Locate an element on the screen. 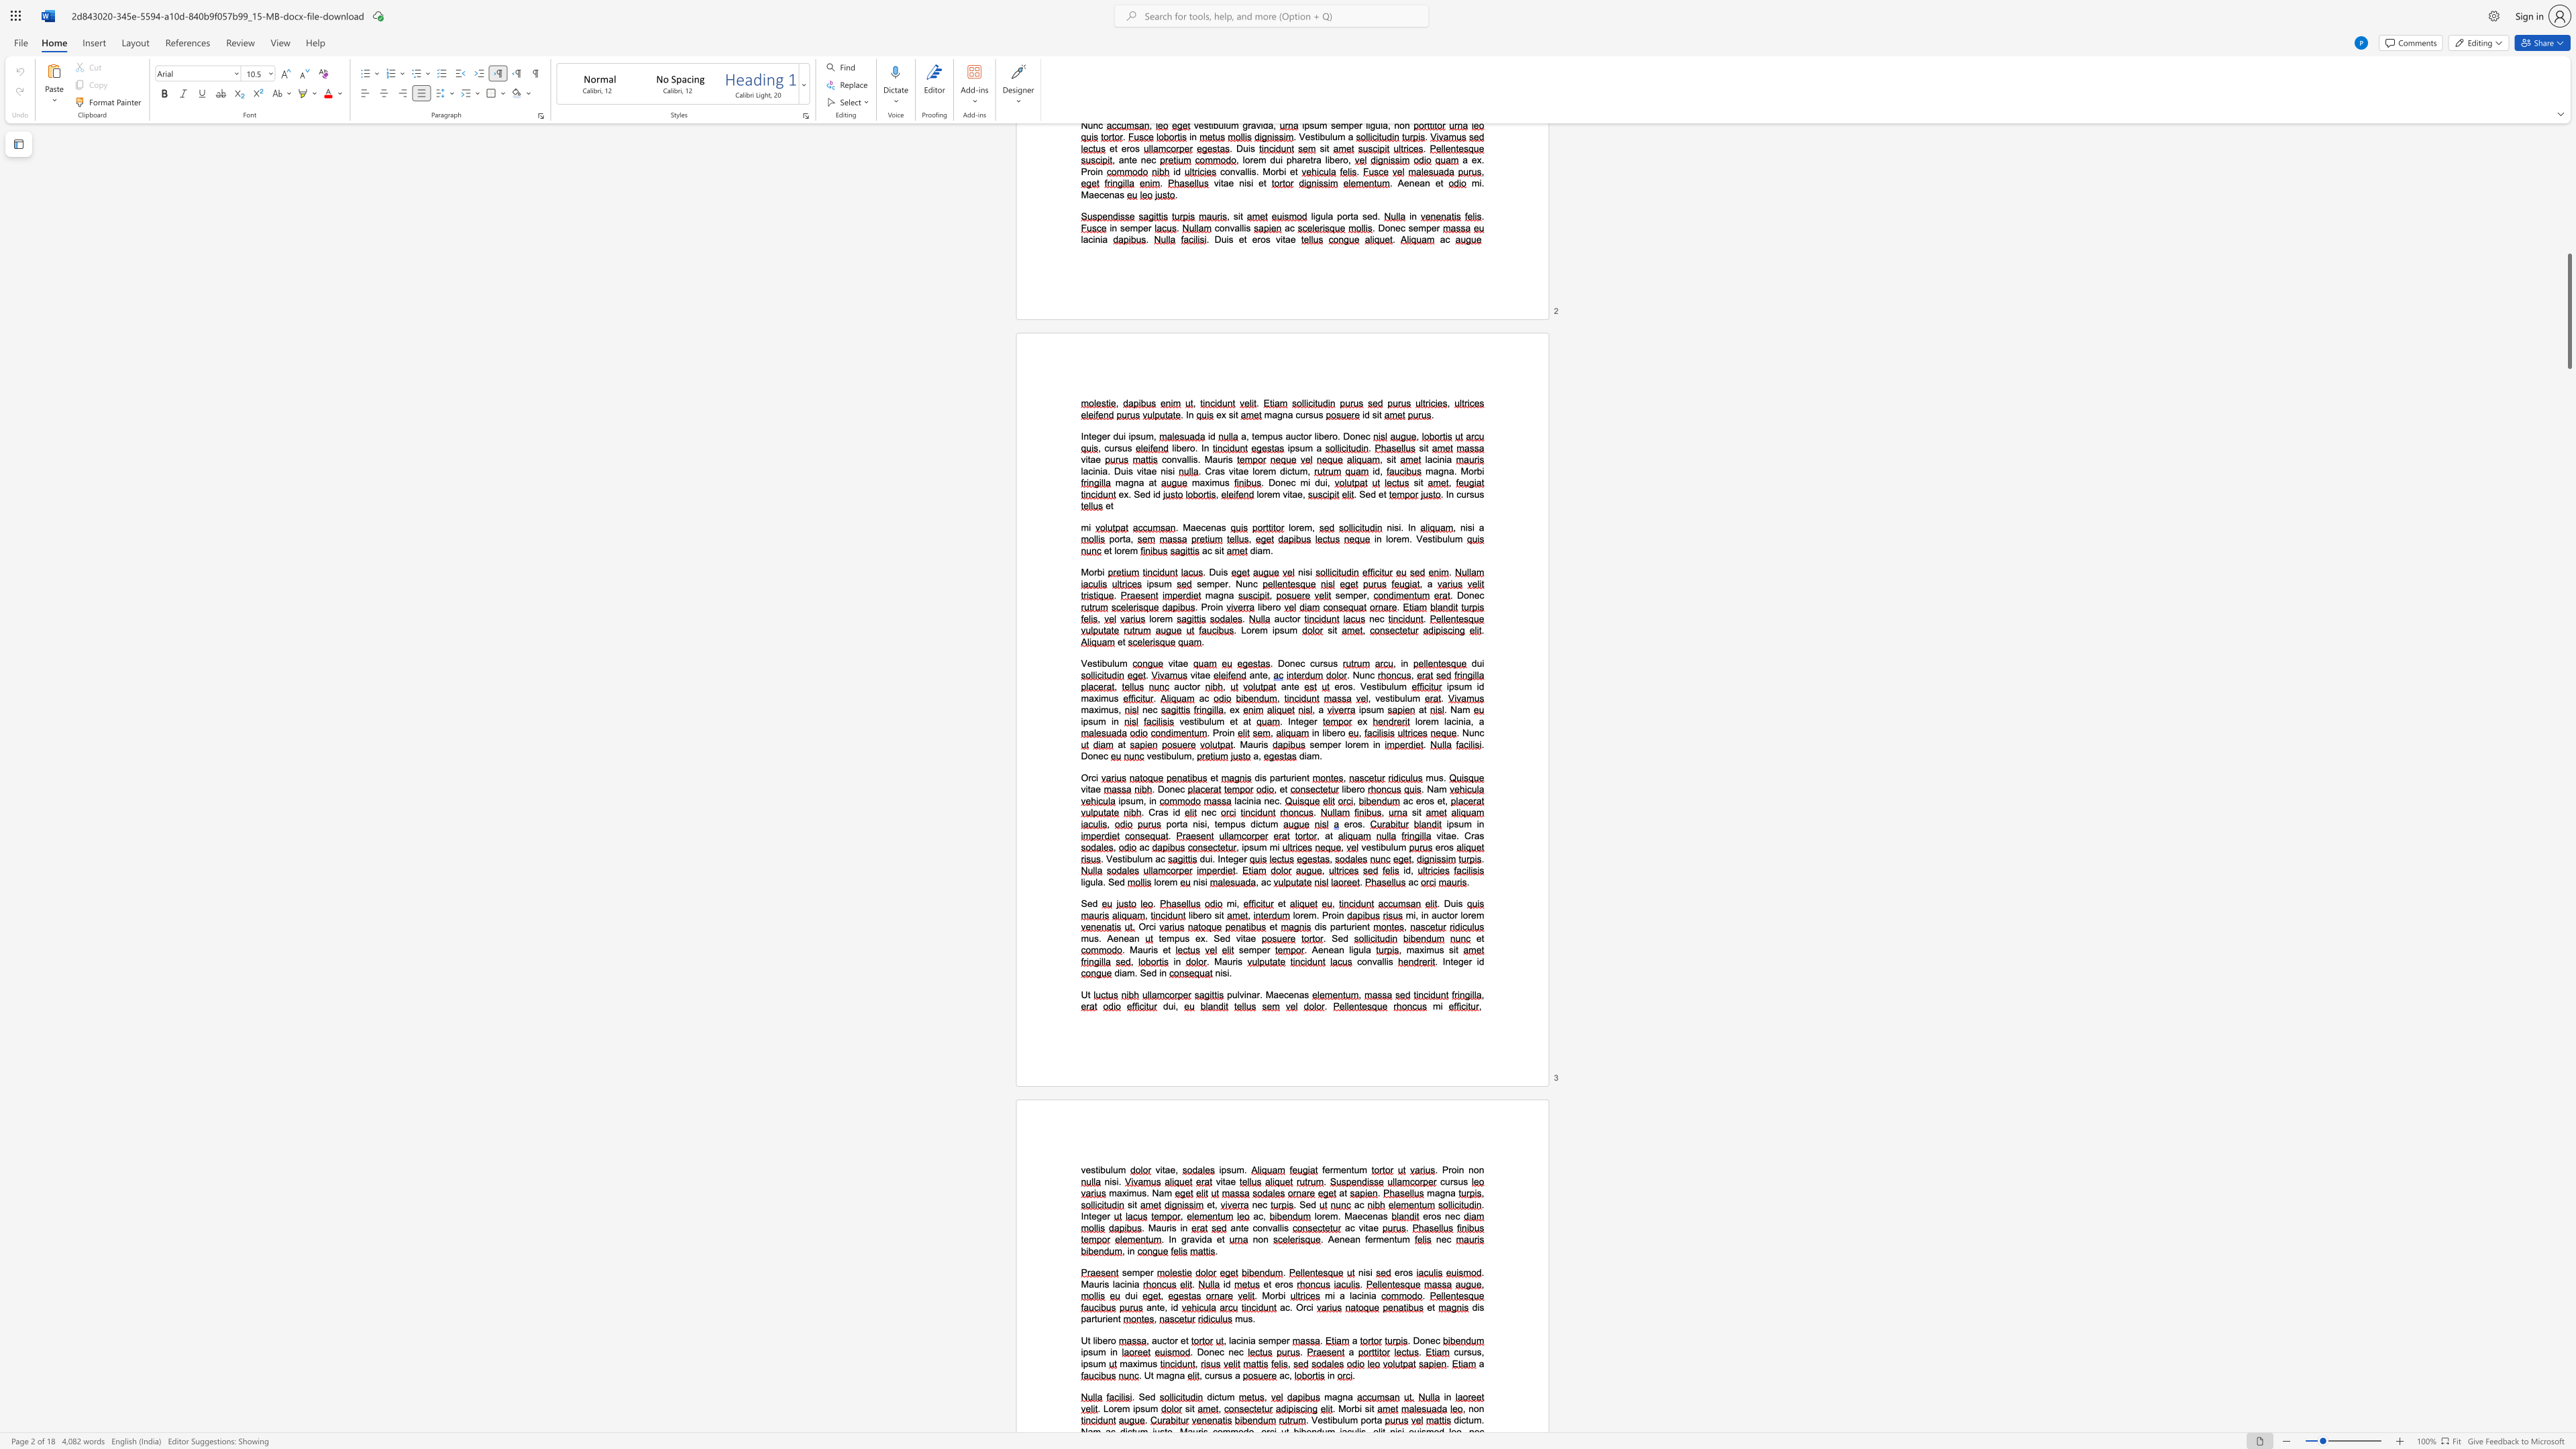 This screenshot has height=1449, width=2576. the space between the continuous character "n" and "i" in the text is located at coordinates (1246, 1340).